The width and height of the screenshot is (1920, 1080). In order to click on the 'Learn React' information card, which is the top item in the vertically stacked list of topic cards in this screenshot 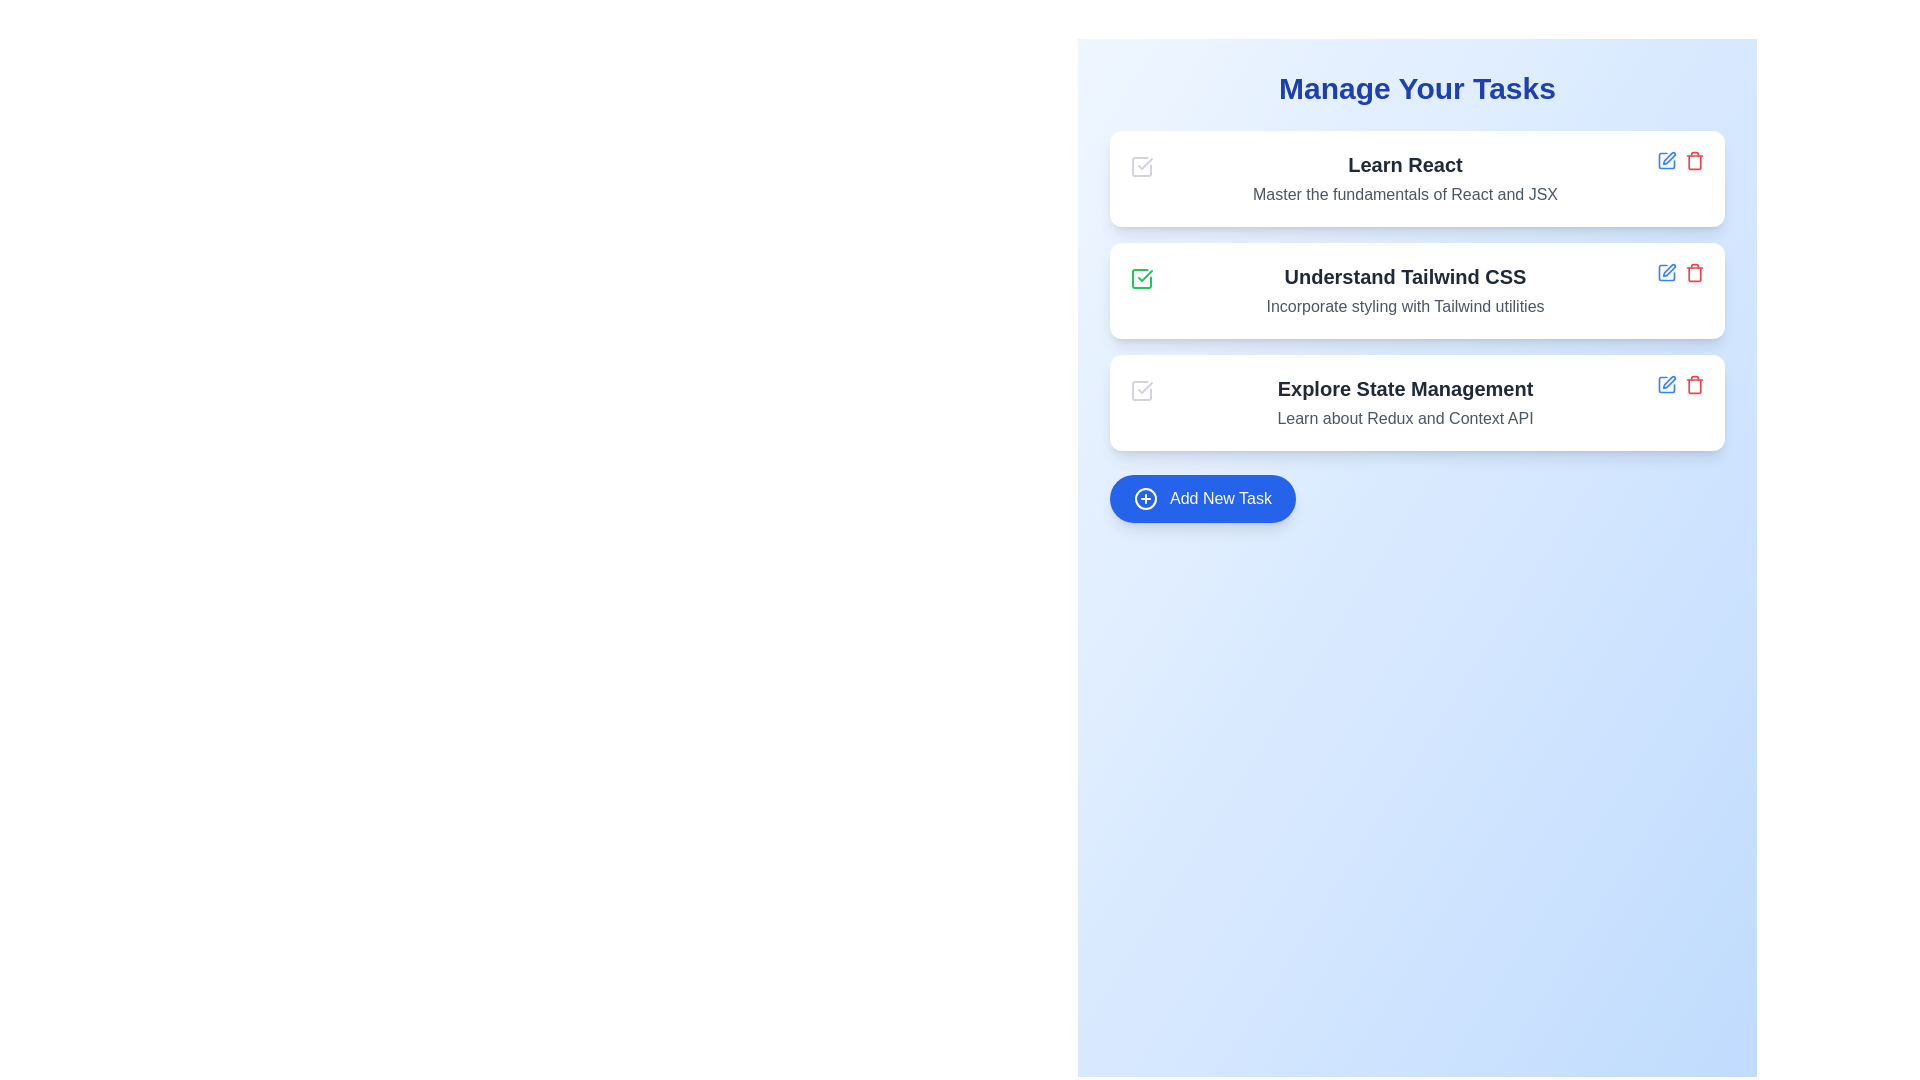, I will do `click(1416, 177)`.